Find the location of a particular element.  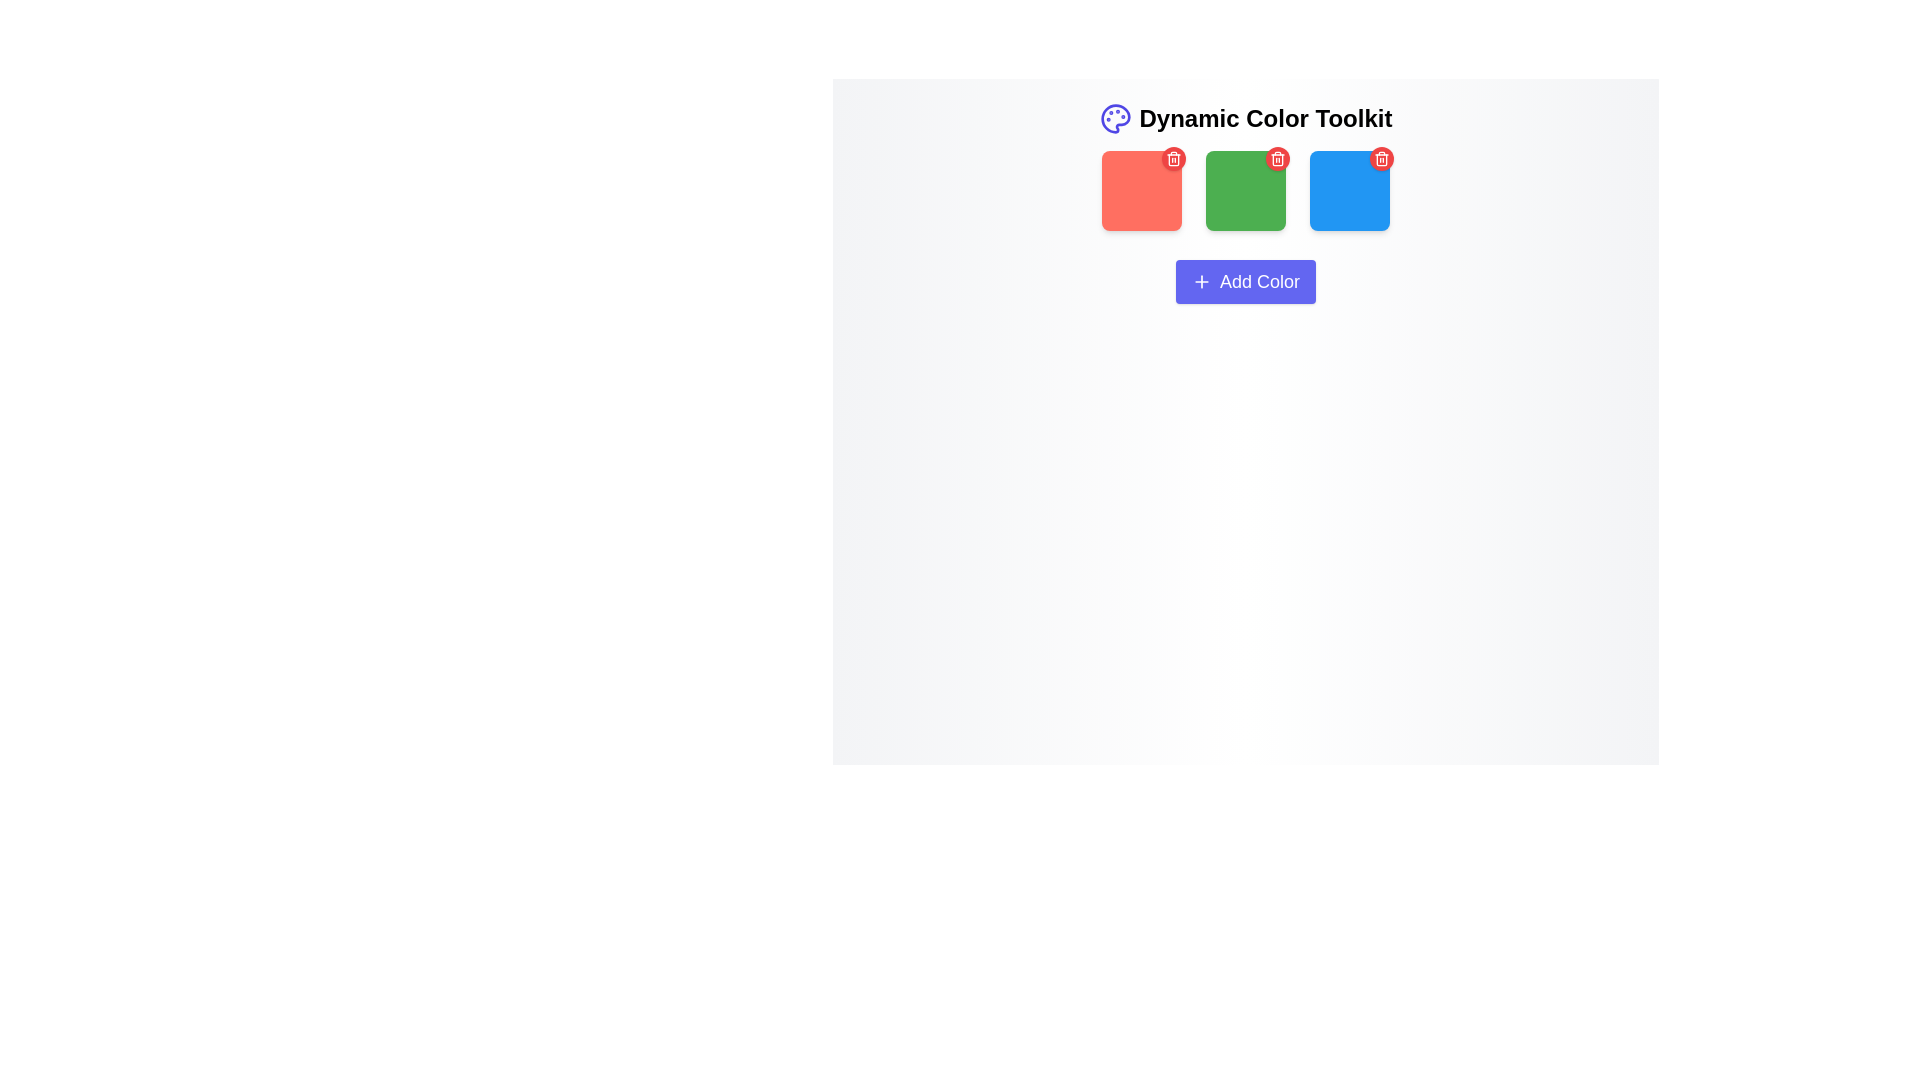

the selectable color card element, which is the second in a row of three color cards is located at coordinates (1245, 193).